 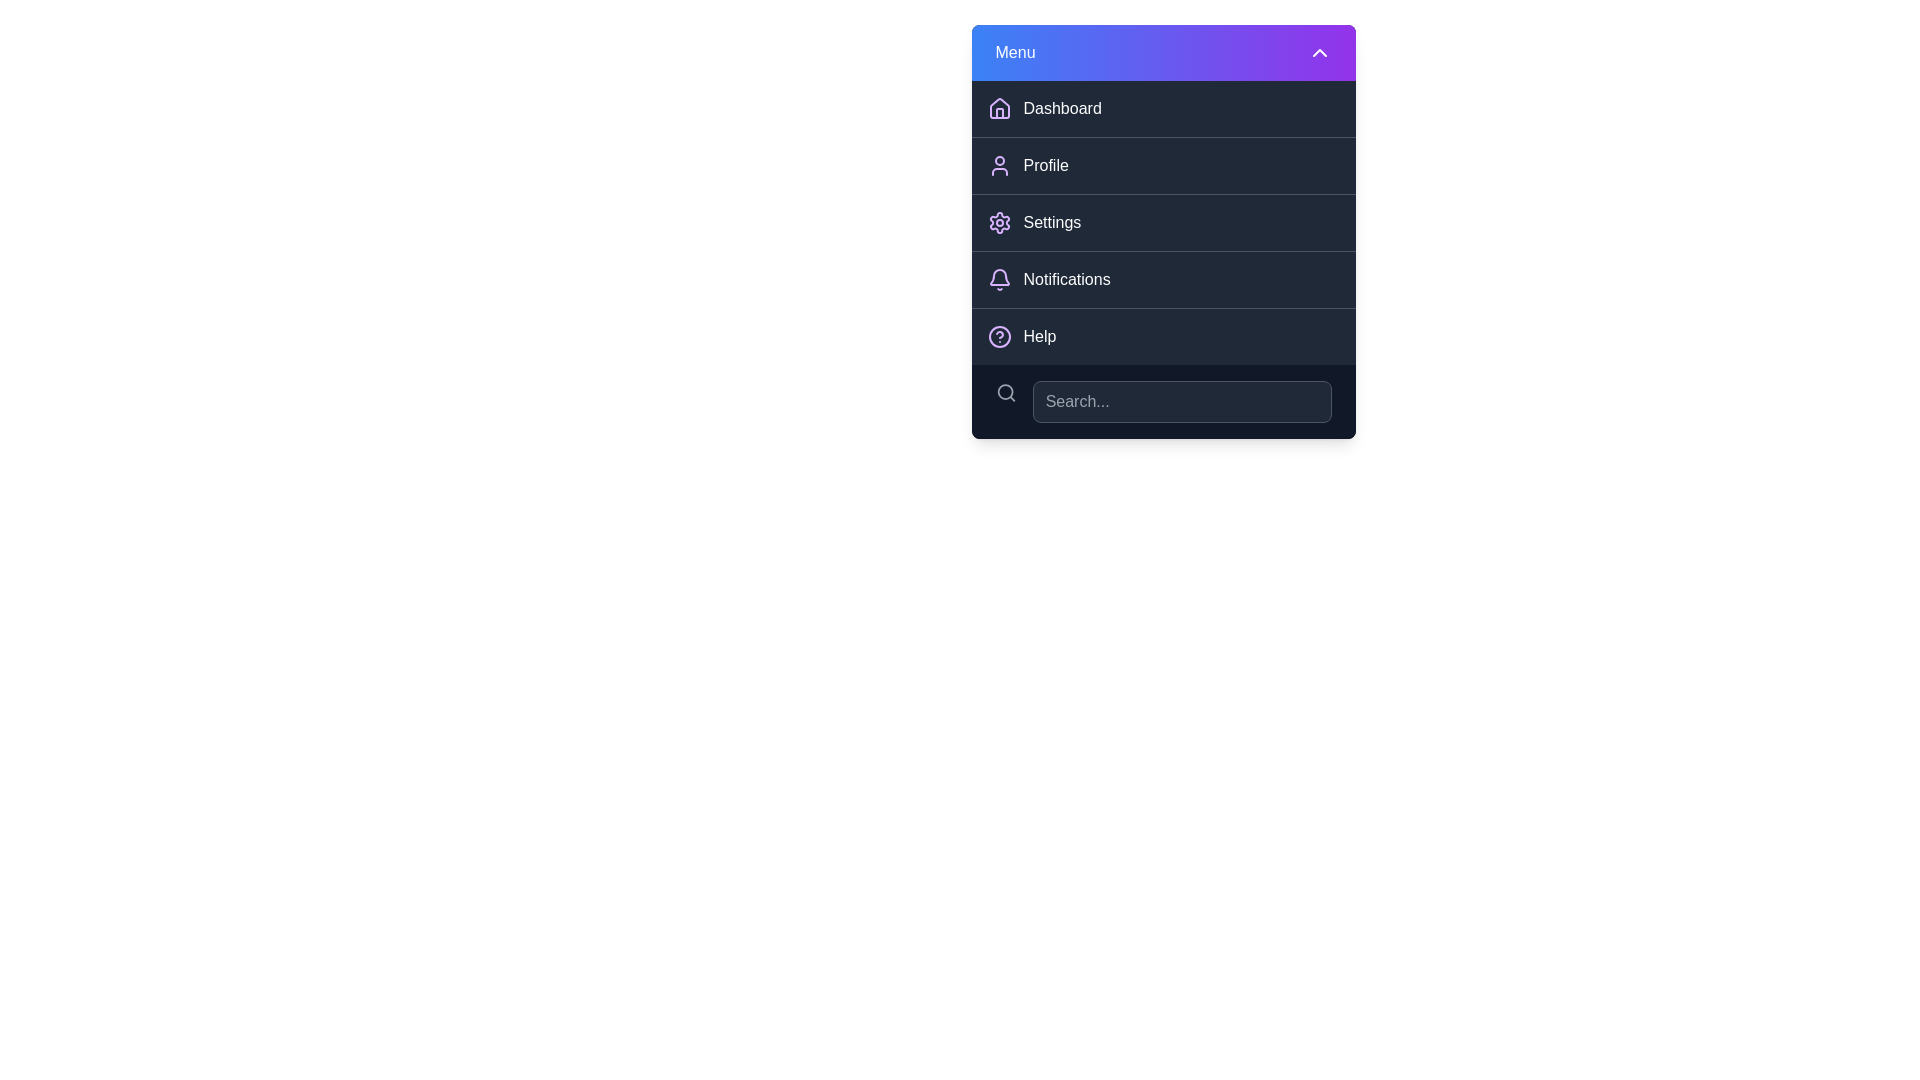 I want to click on the Notifications icon located in the Notifications menu, which is the fourth item in the vertical menu, adjacent to the text label 'Notifications', so click(x=999, y=277).